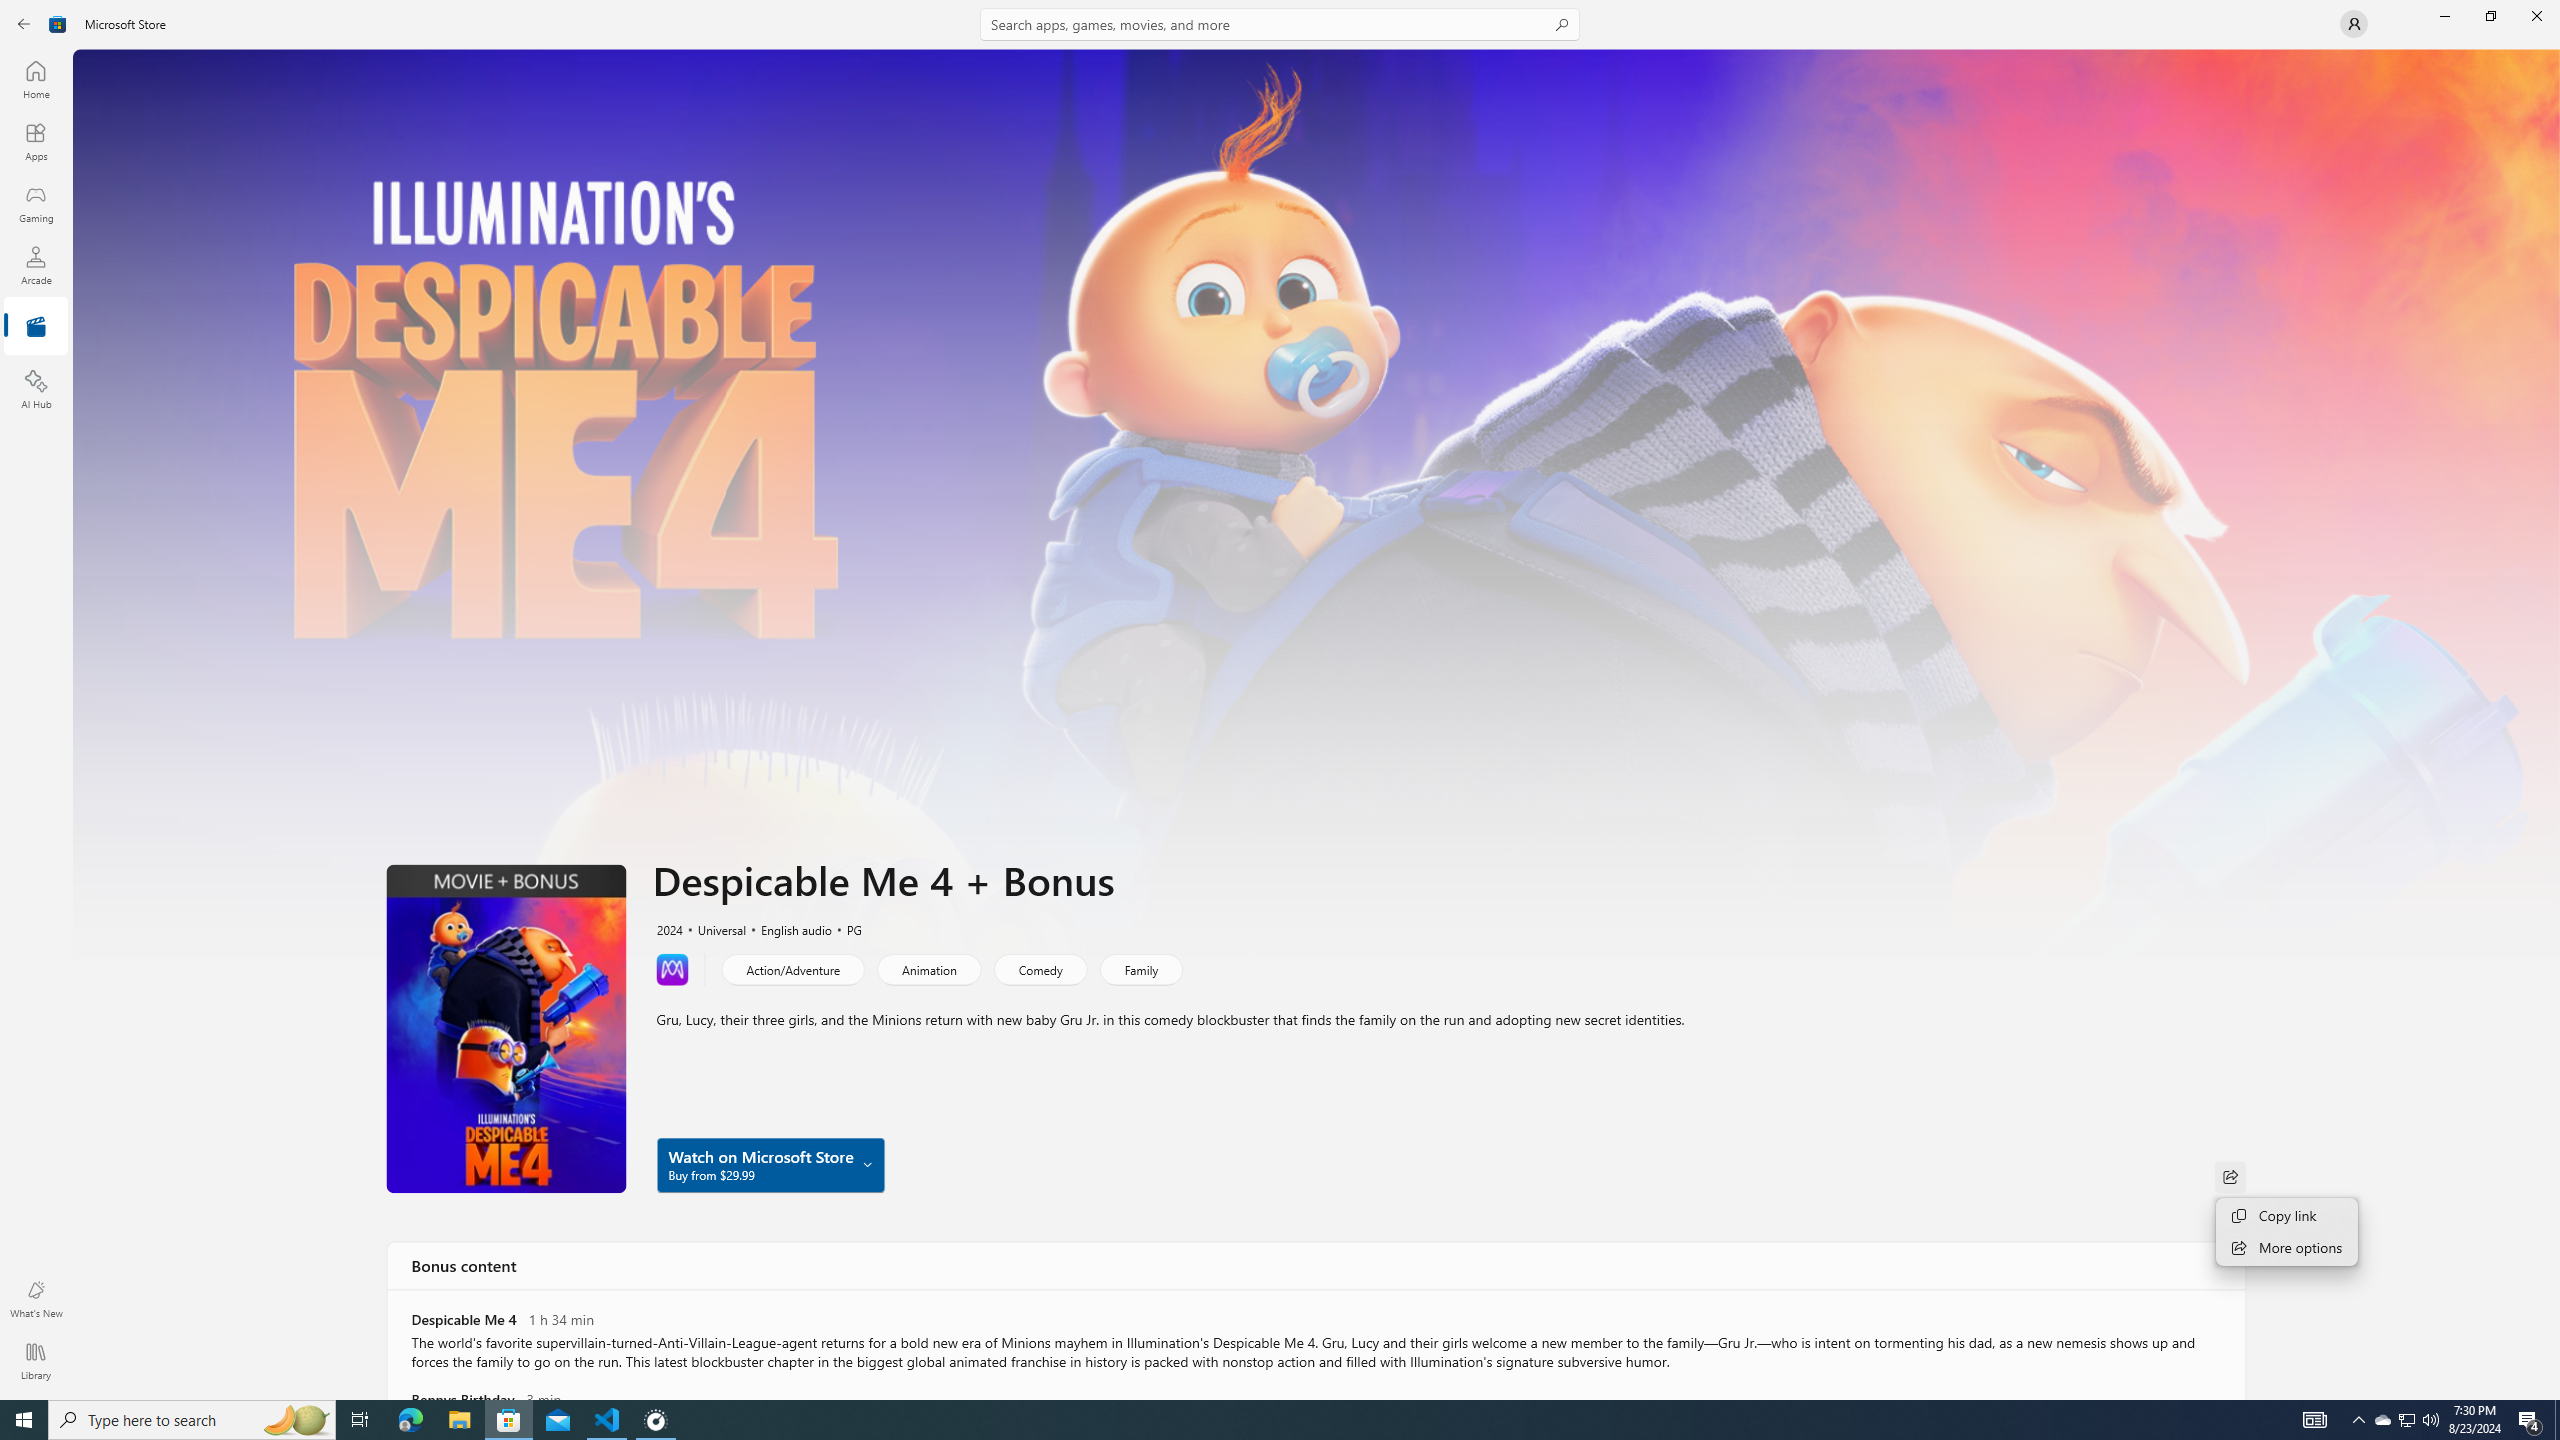  I want to click on 'Minimize Microsoft Store', so click(2443, 15).